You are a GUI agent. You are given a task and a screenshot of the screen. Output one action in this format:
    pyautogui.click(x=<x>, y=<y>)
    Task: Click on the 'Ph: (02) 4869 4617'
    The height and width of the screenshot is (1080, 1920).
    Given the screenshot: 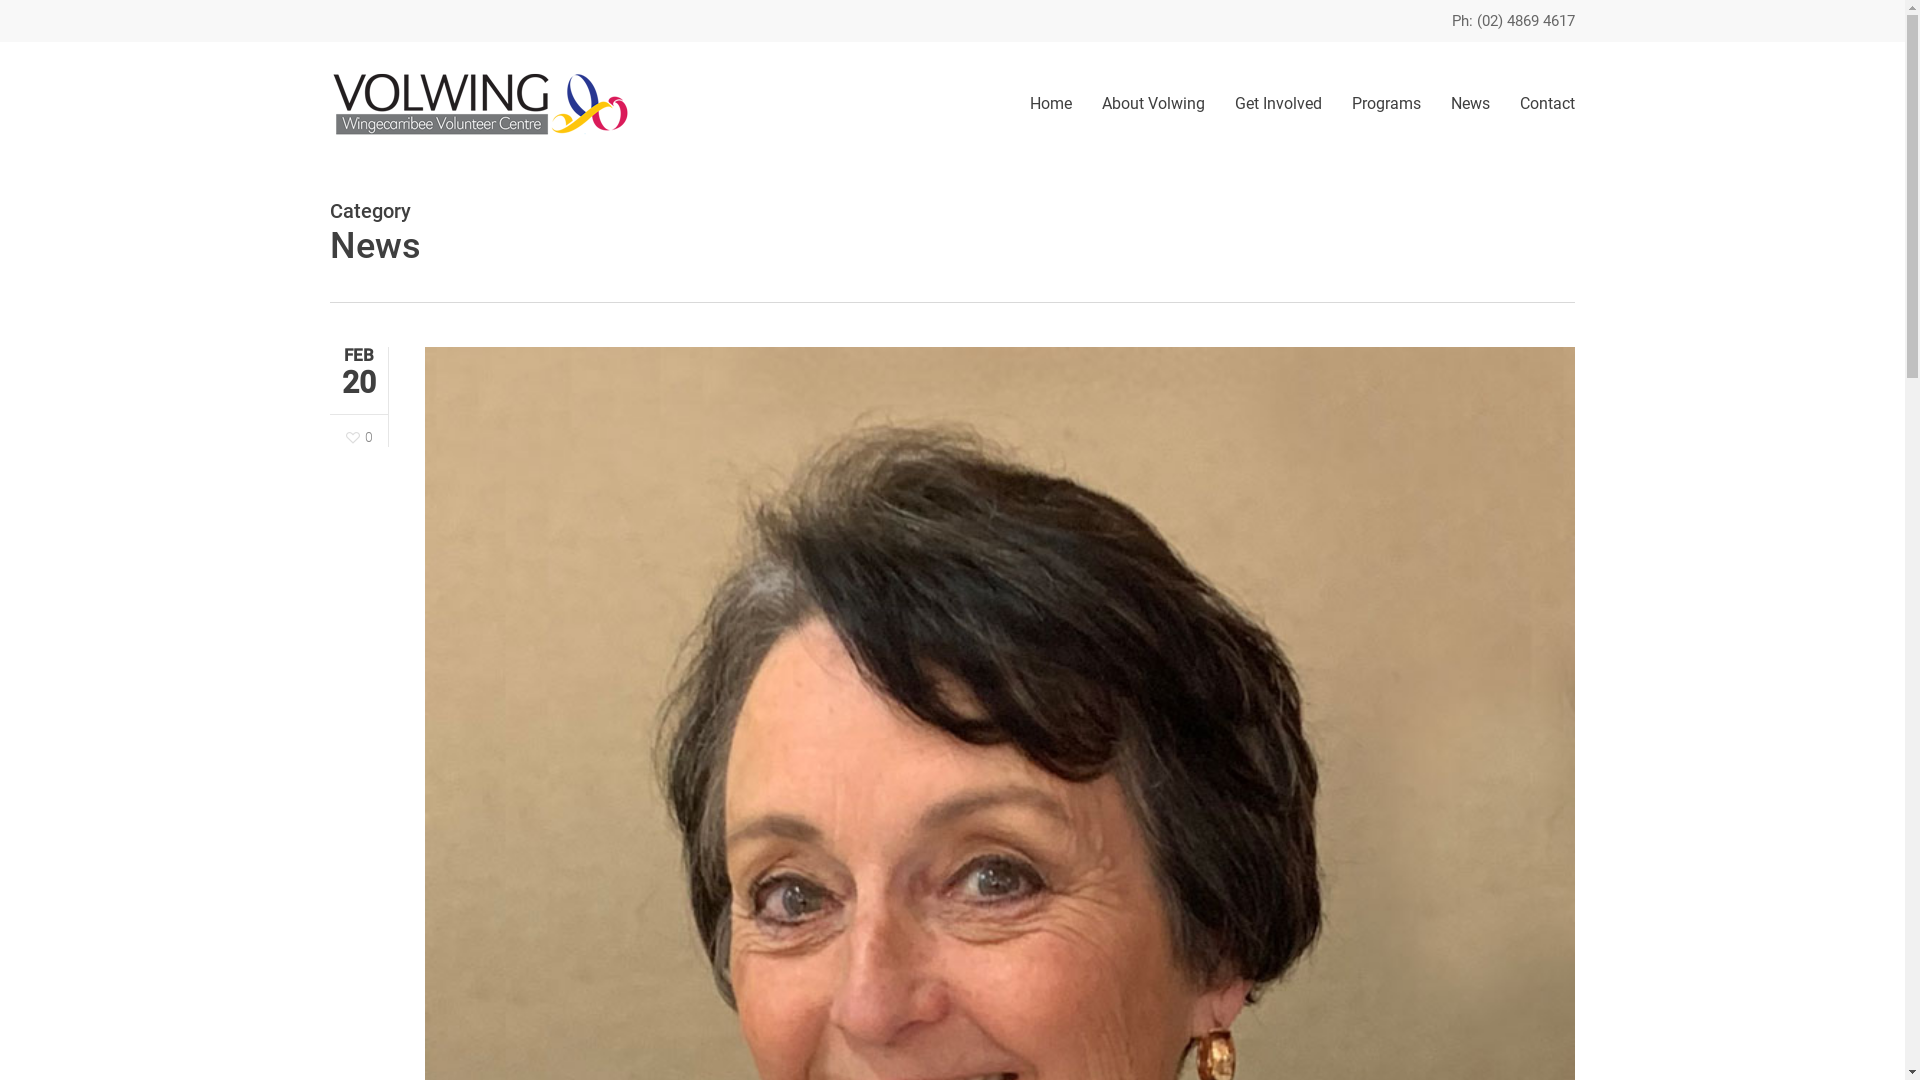 What is the action you would take?
    pyautogui.click(x=1513, y=20)
    